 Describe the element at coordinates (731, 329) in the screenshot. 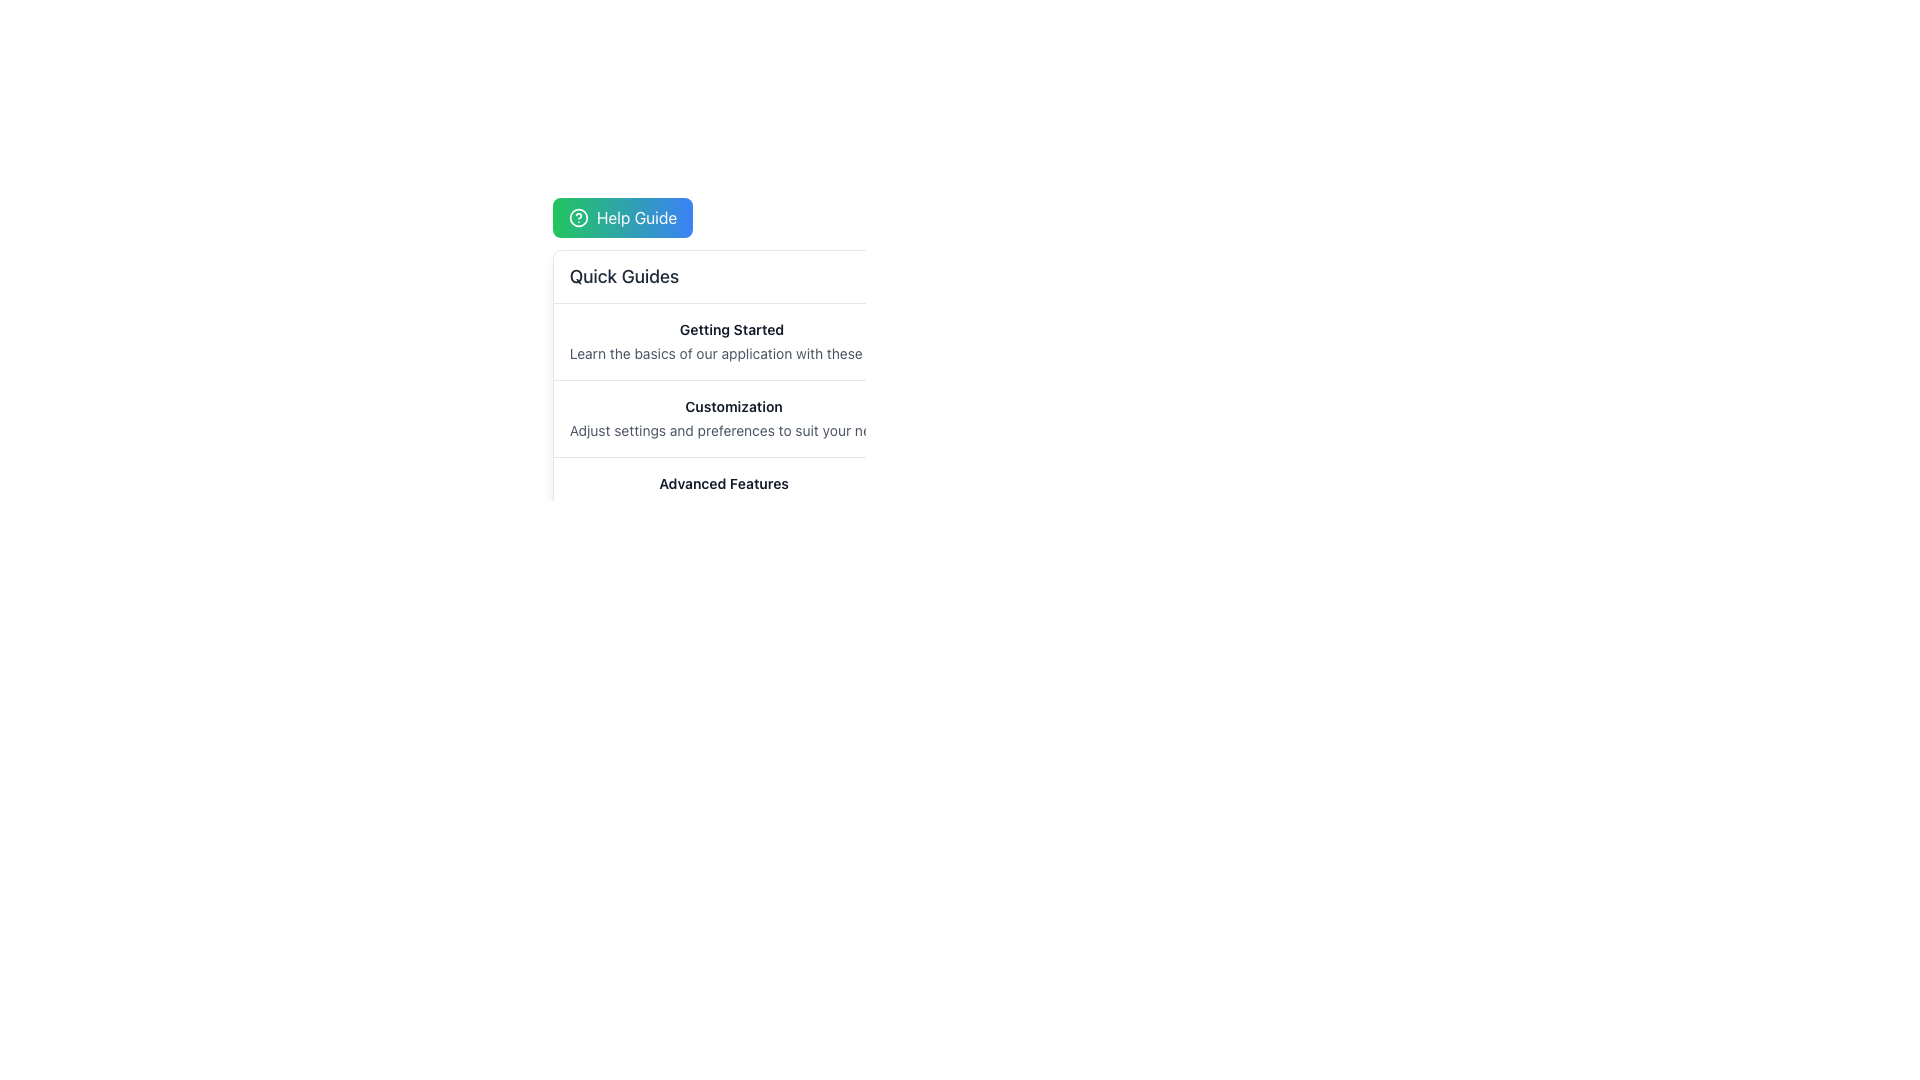

I see `the 'Getting Started' text label, which serves as the title for the introduction section in the 'Quick Guides' area` at that location.